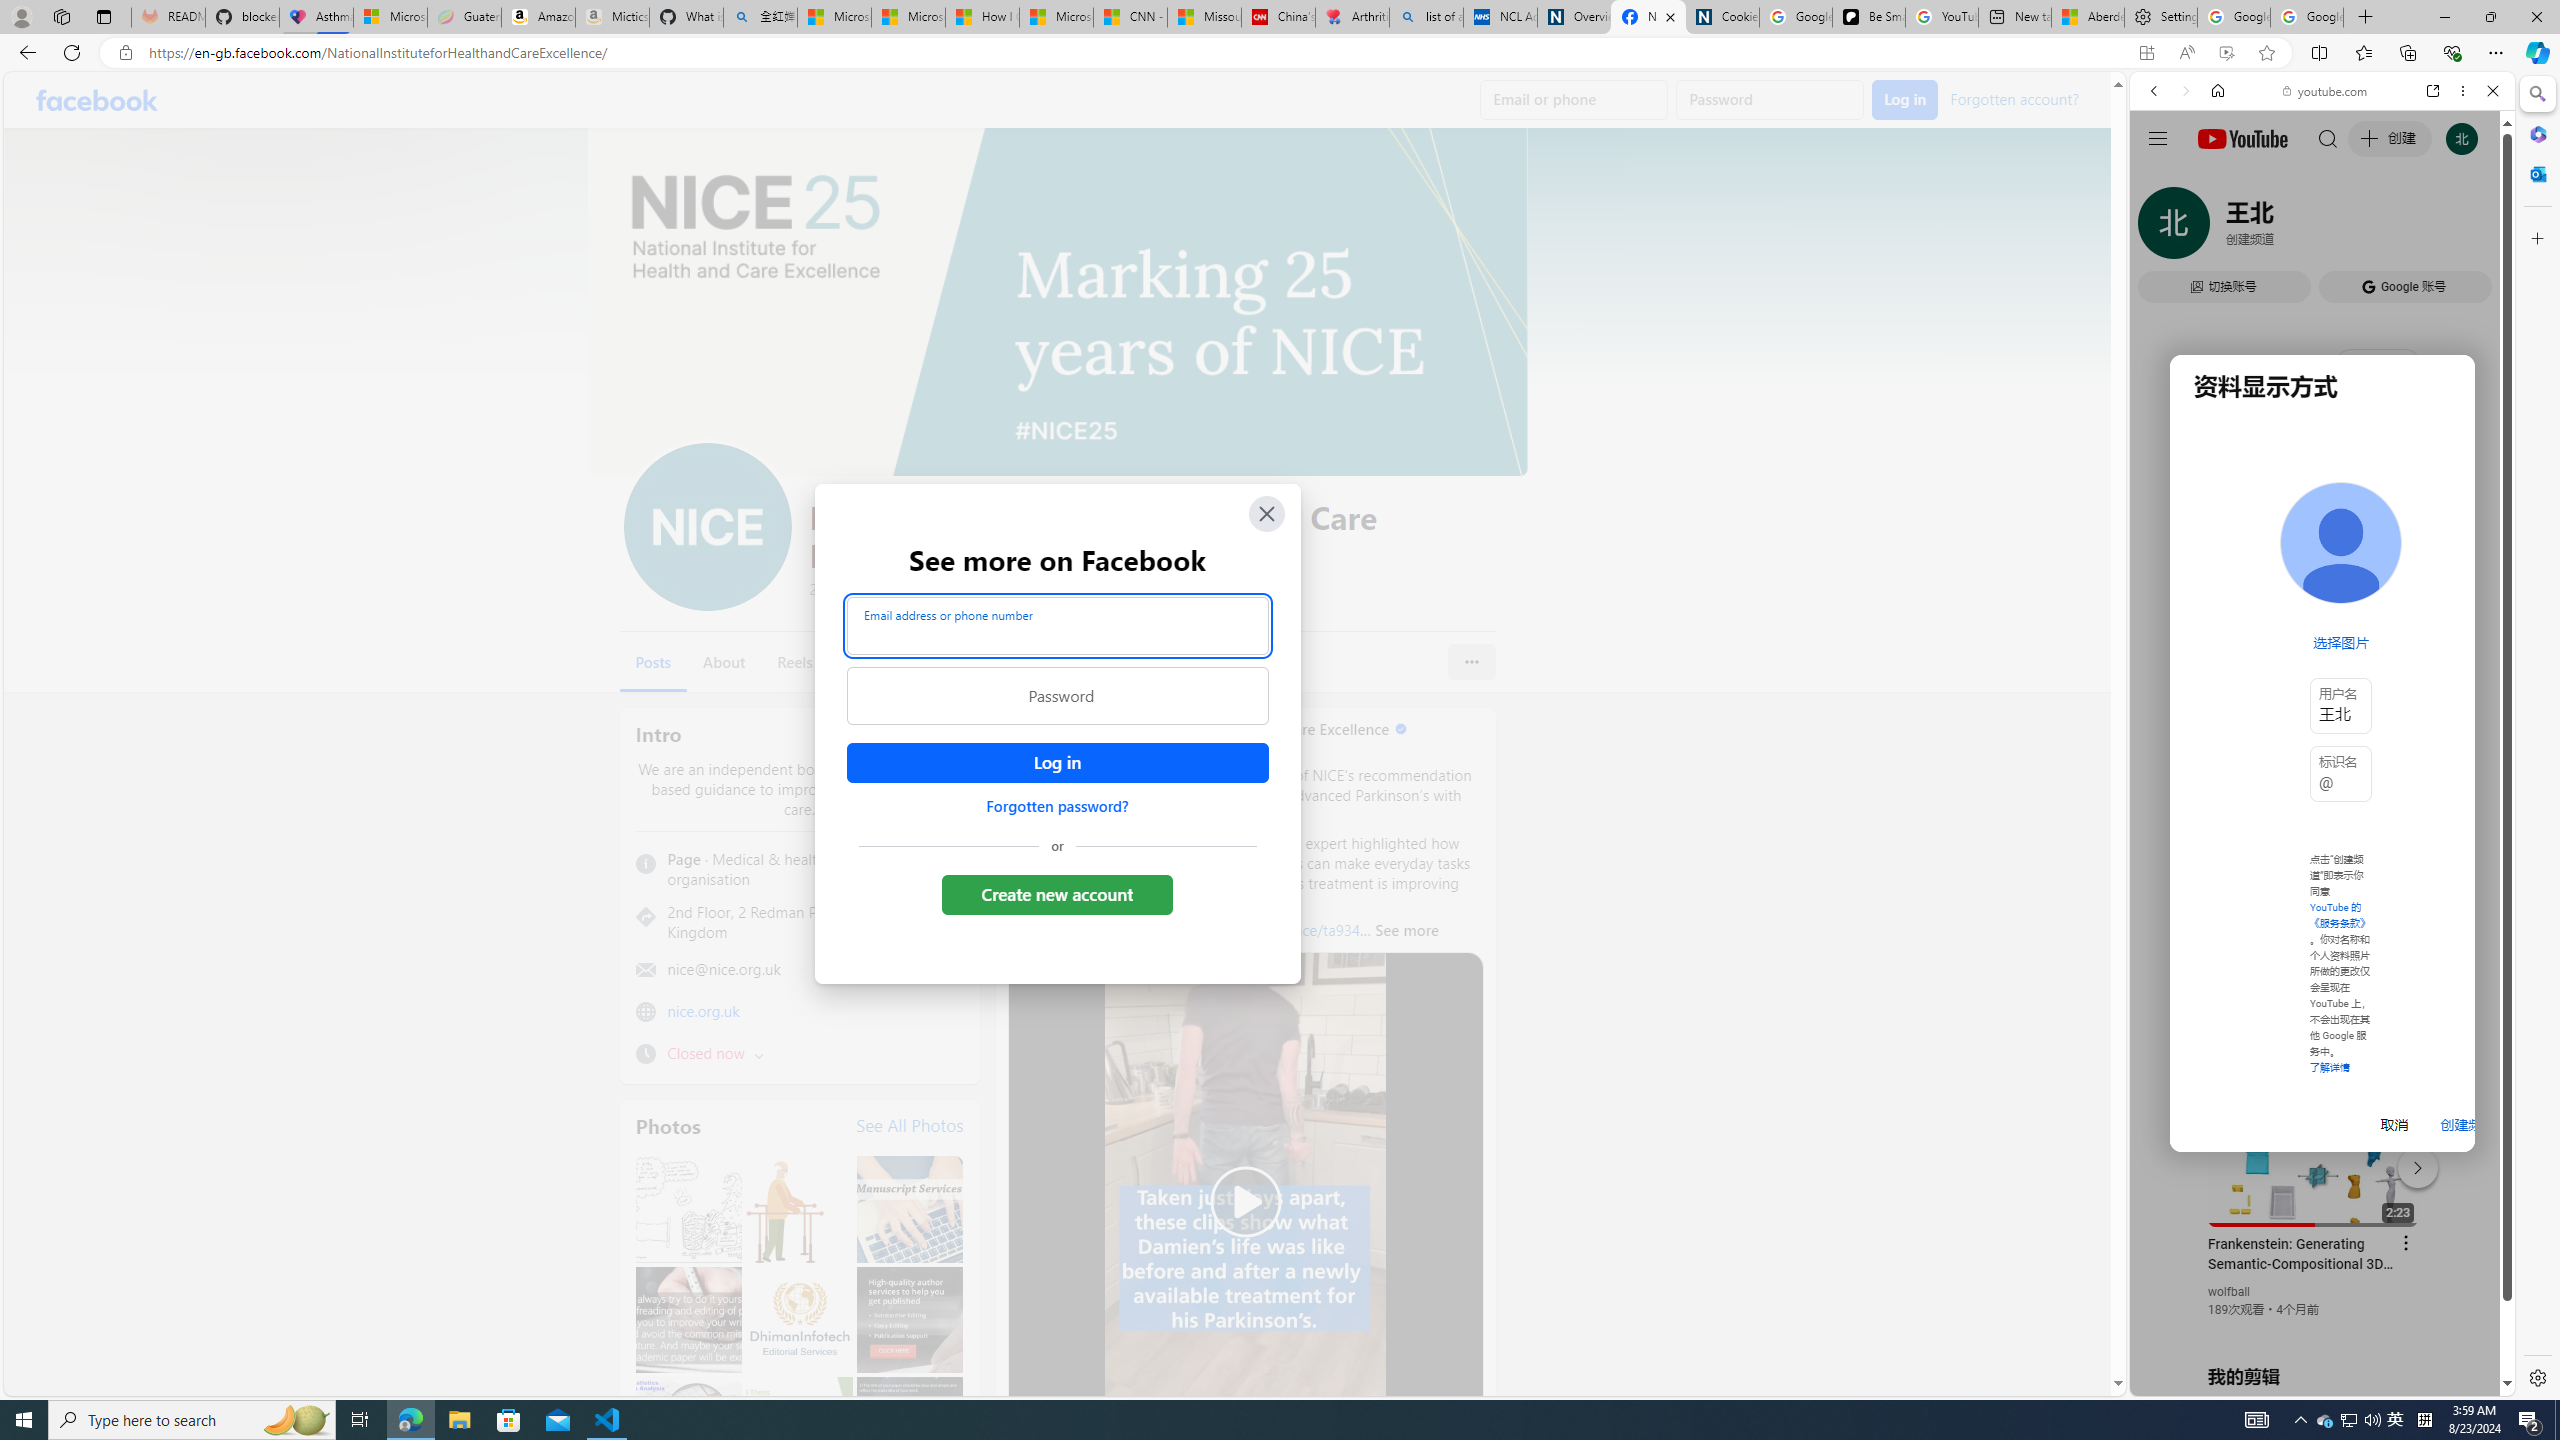 The image size is (2560, 1440). What do you see at coordinates (1721, 16) in the screenshot?
I see `'Cookies'` at bounding box center [1721, 16].